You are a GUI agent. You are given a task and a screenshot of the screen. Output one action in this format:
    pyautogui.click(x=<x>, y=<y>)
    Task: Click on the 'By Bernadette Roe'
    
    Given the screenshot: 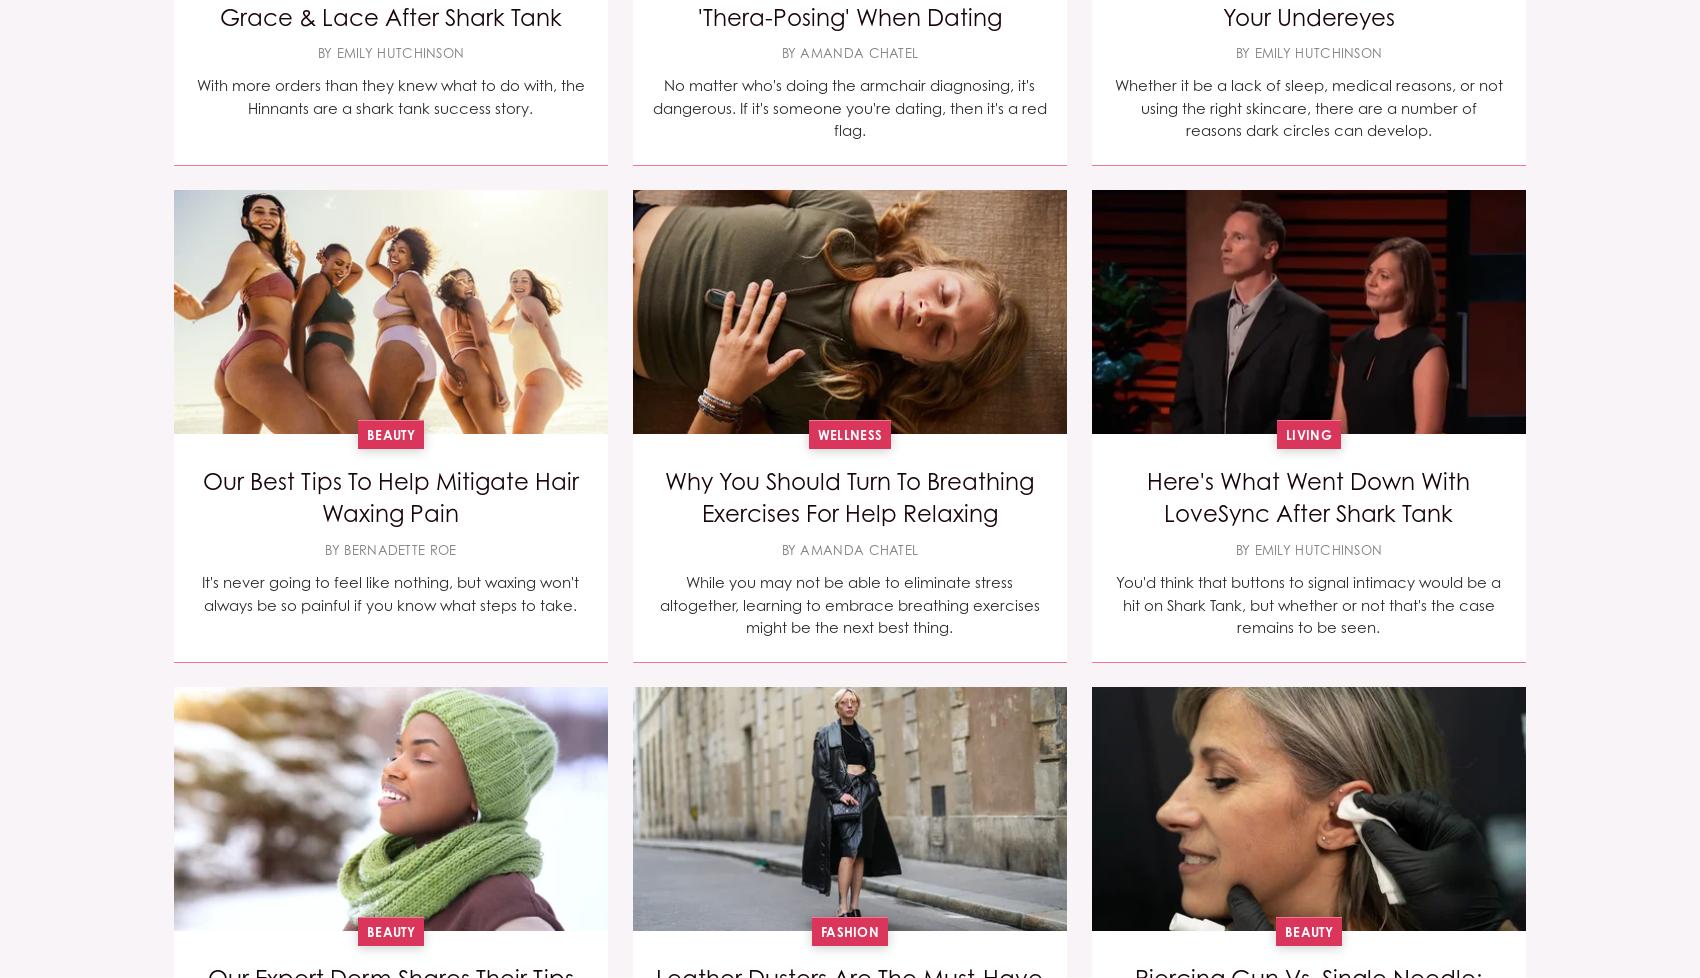 What is the action you would take?
    pyautogui.click(x=324, y=548)
    